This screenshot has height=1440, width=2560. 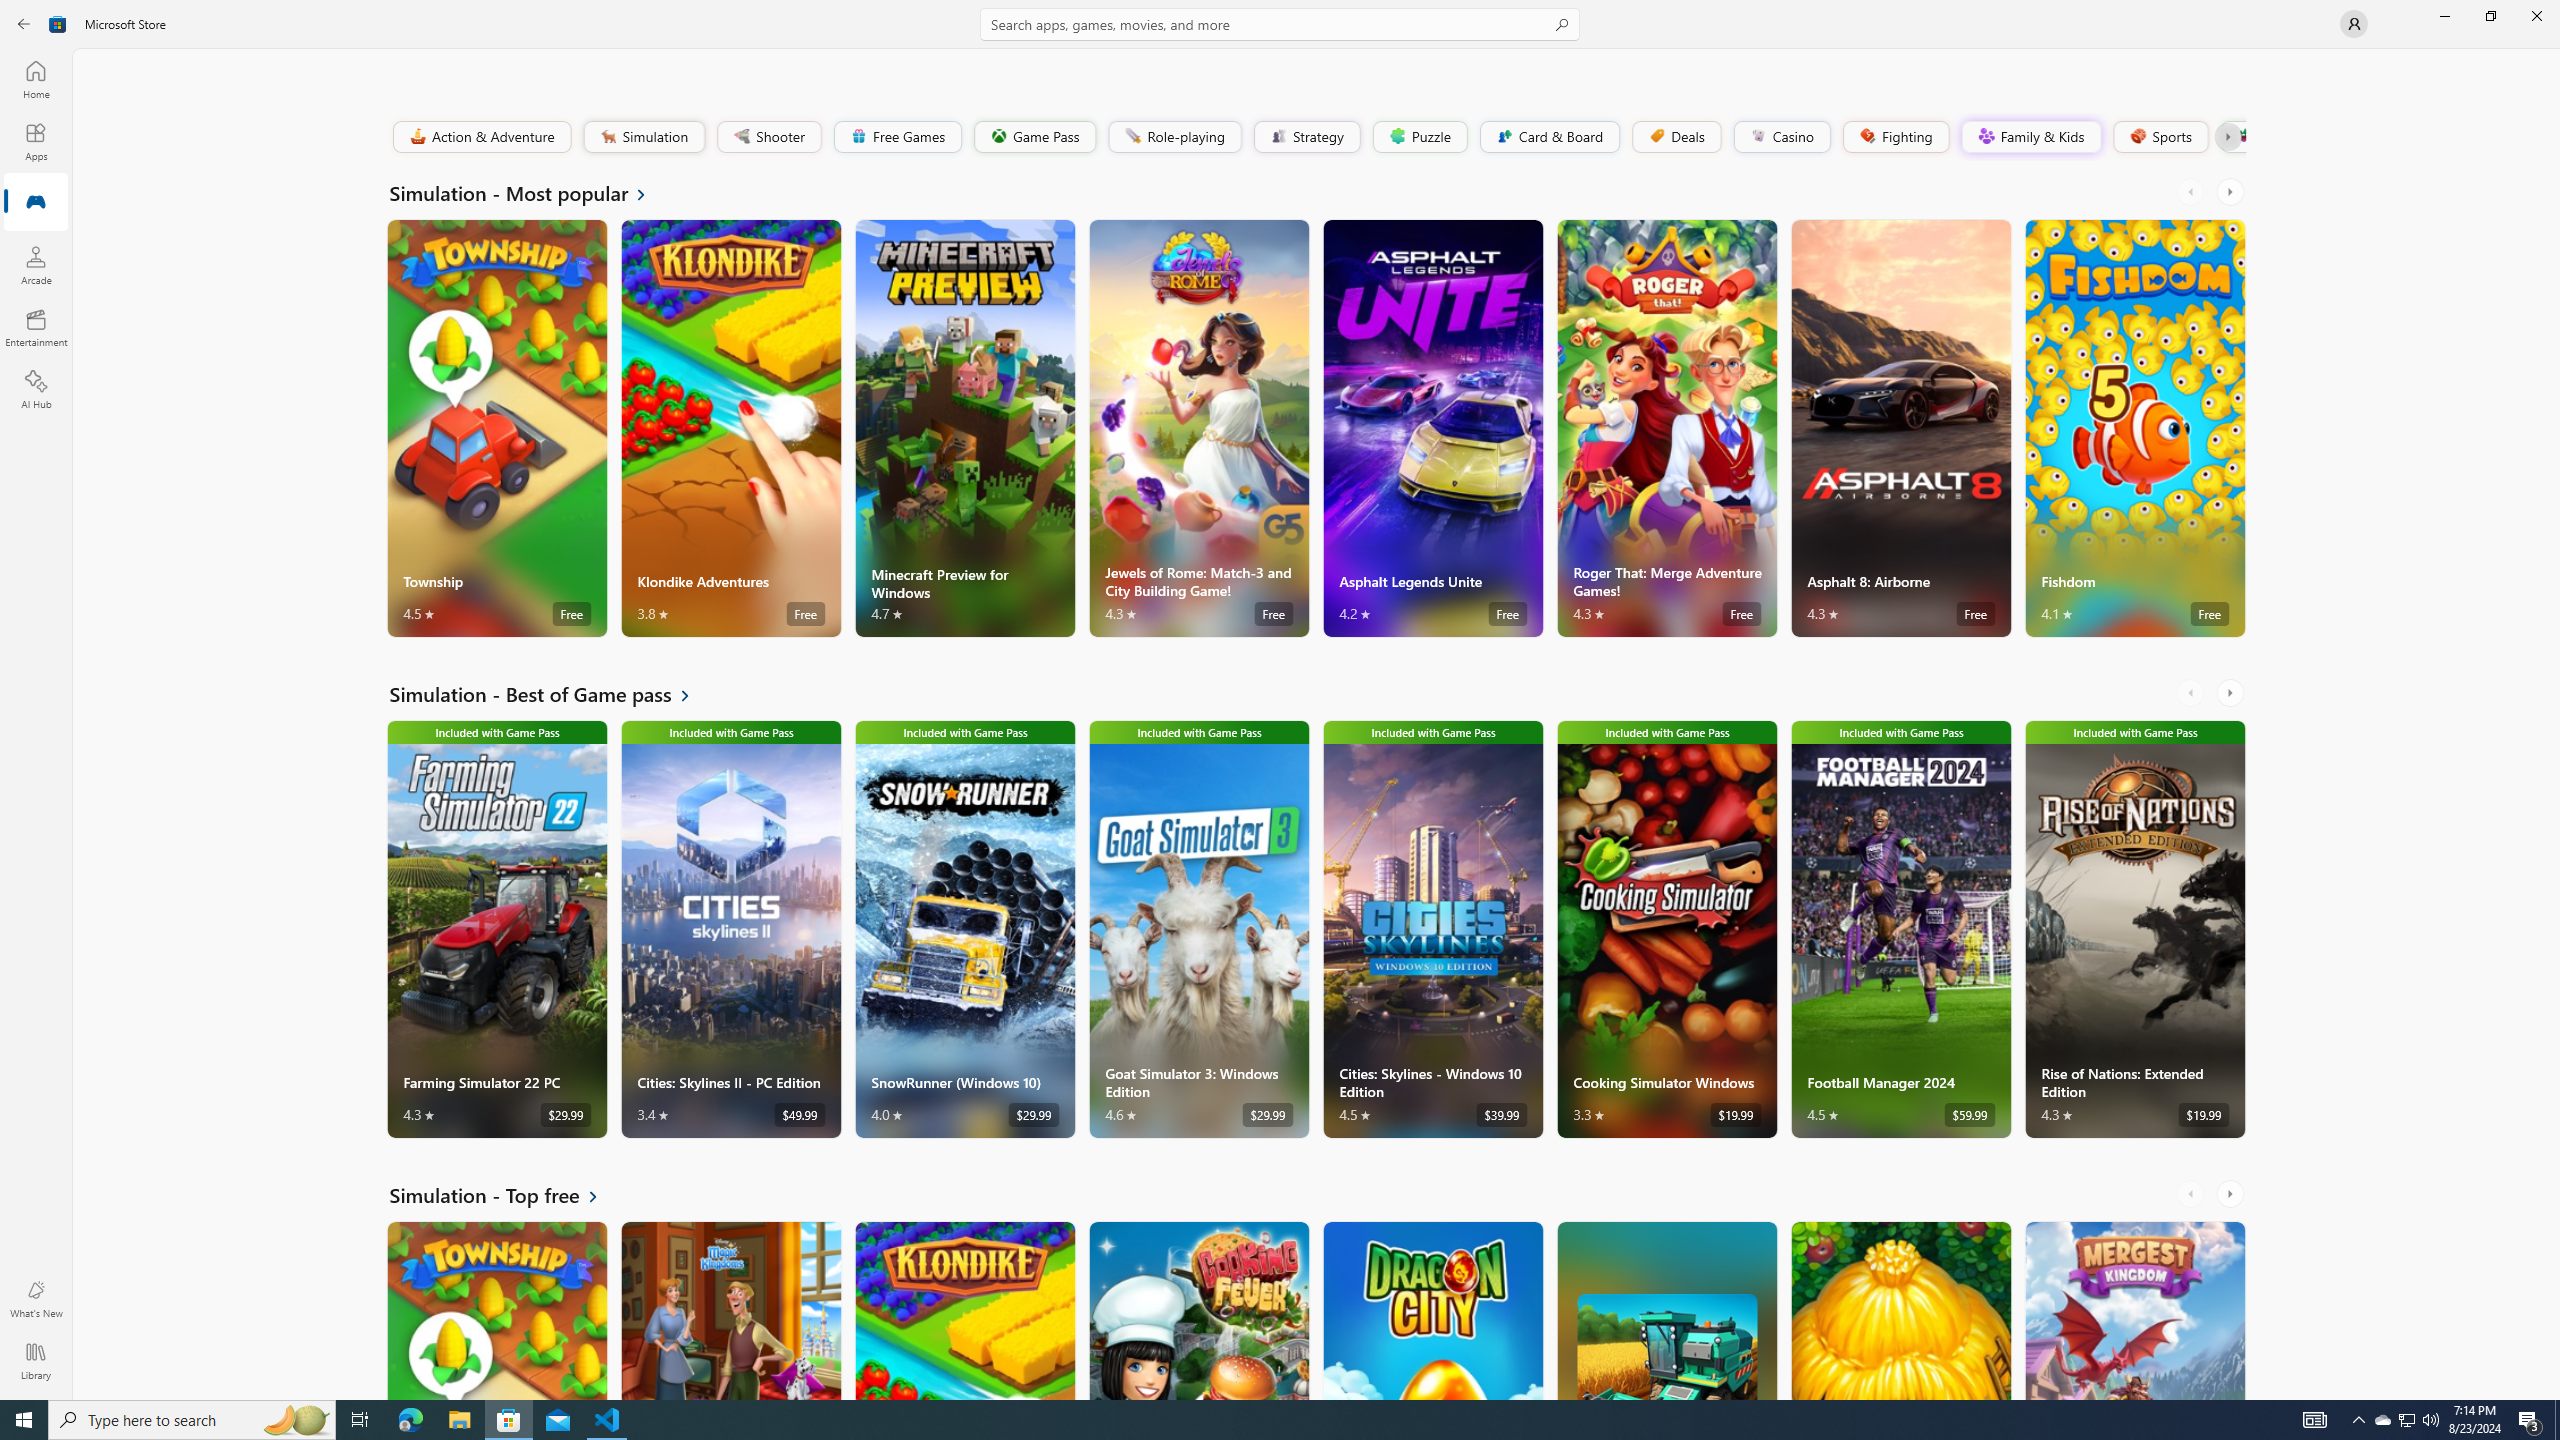 What do you see at coordinates (34, 264) in the screenshot?
I see `'Arcade'` at bounding box center [34, 264].